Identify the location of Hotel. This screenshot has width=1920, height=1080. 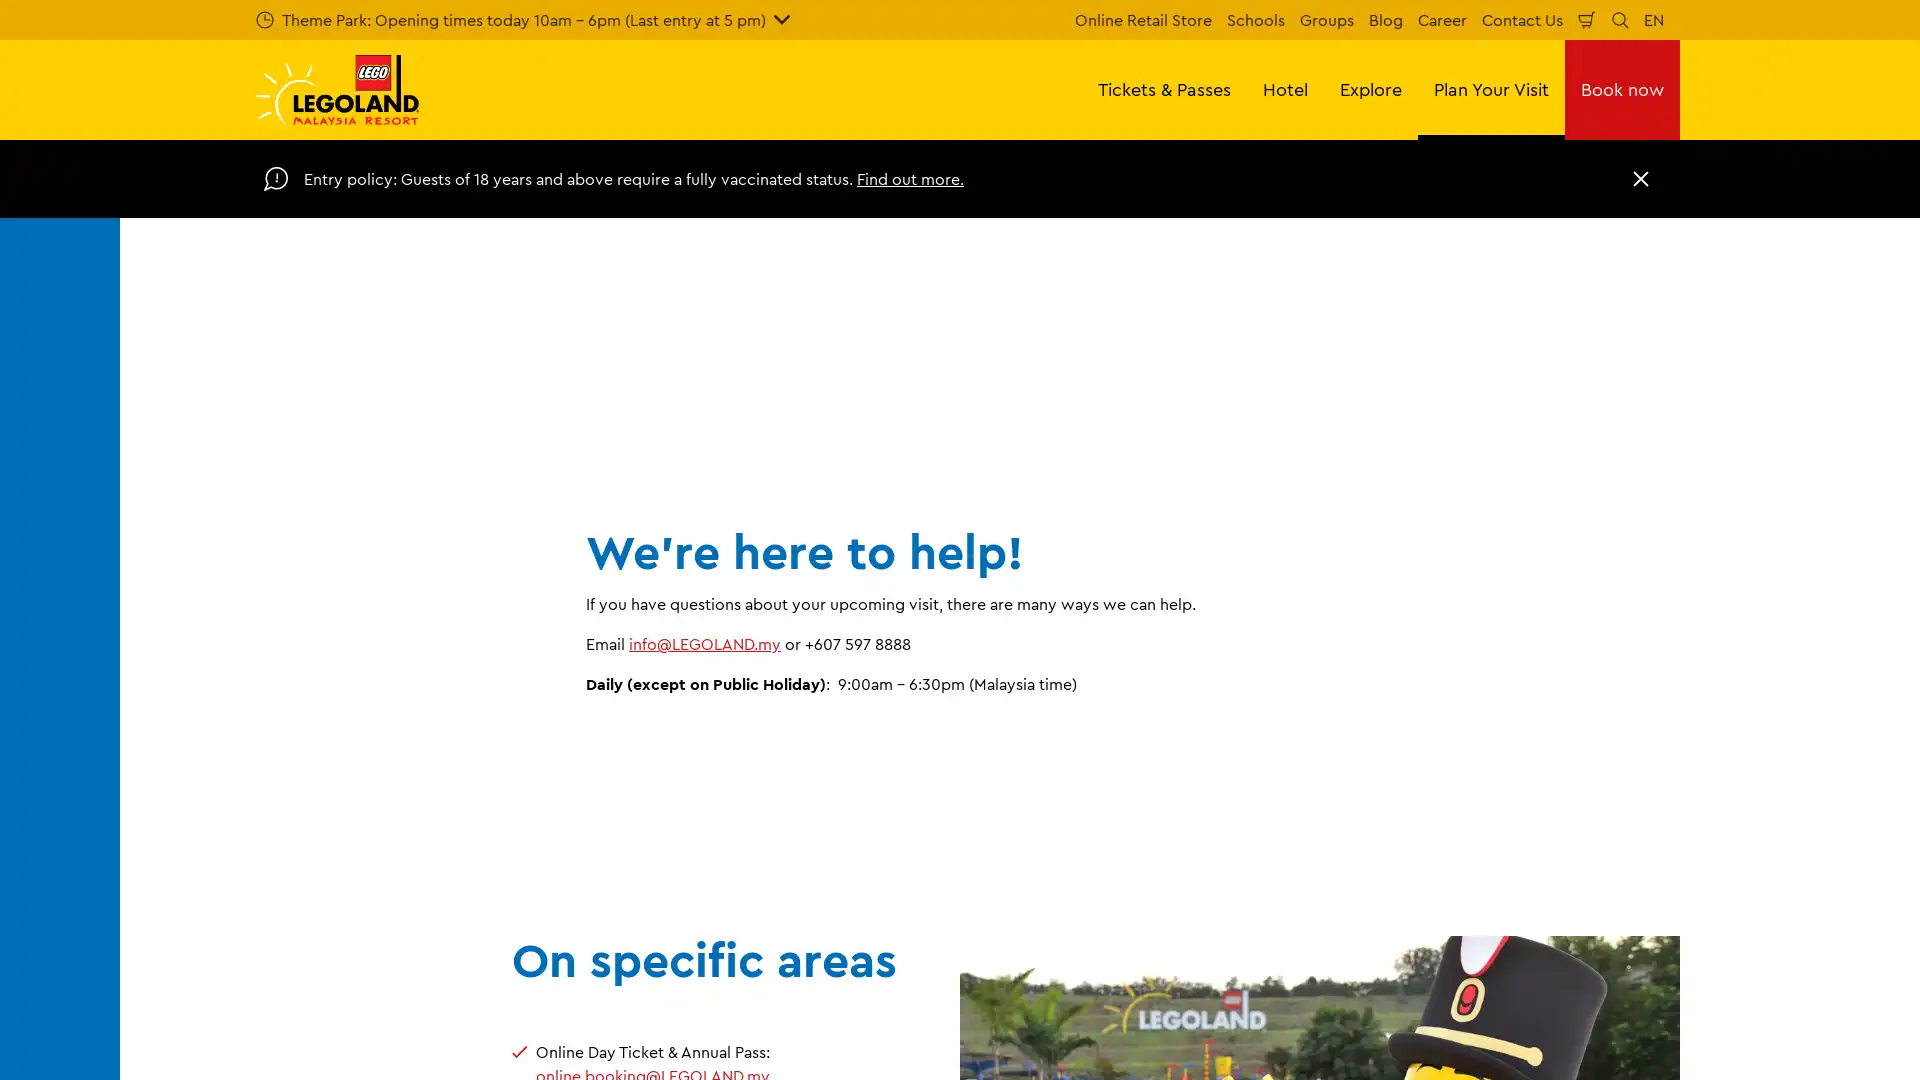
(1285, 88).